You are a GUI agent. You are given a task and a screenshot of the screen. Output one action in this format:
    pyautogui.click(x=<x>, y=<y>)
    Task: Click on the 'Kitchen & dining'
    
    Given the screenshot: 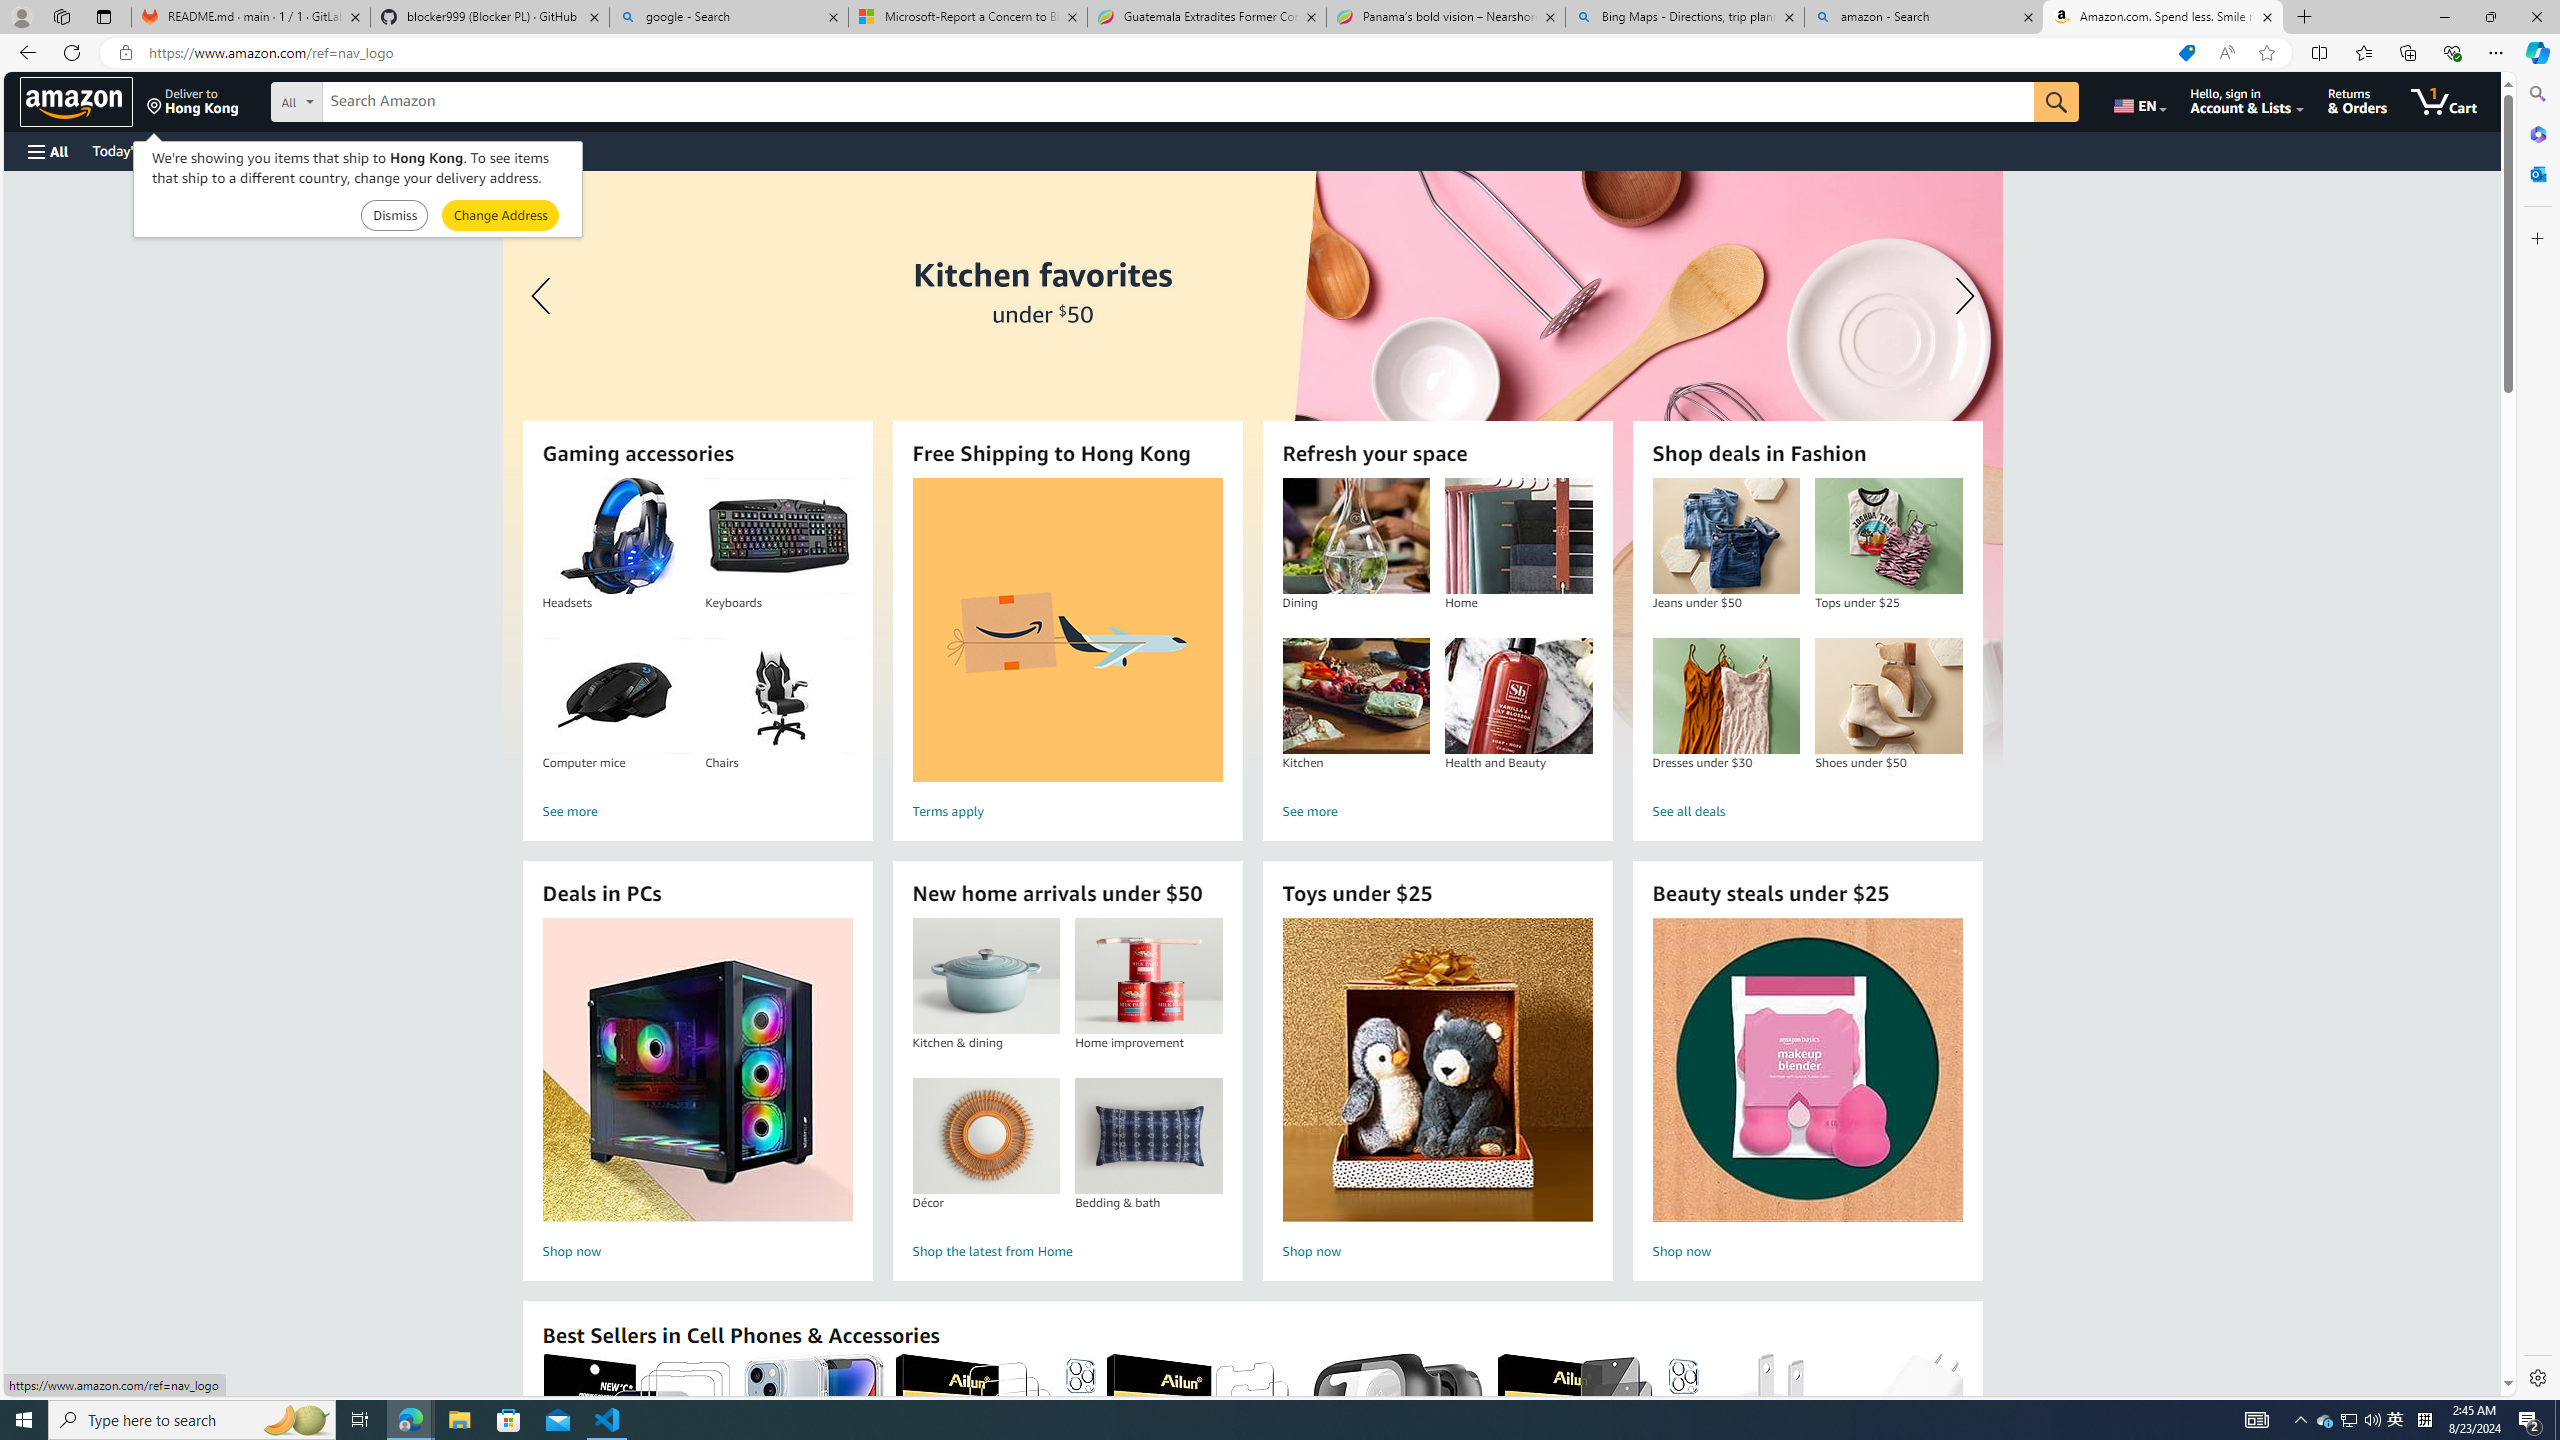 What is the action you would take?
    pyautogui.click(x=985, y=976)
    